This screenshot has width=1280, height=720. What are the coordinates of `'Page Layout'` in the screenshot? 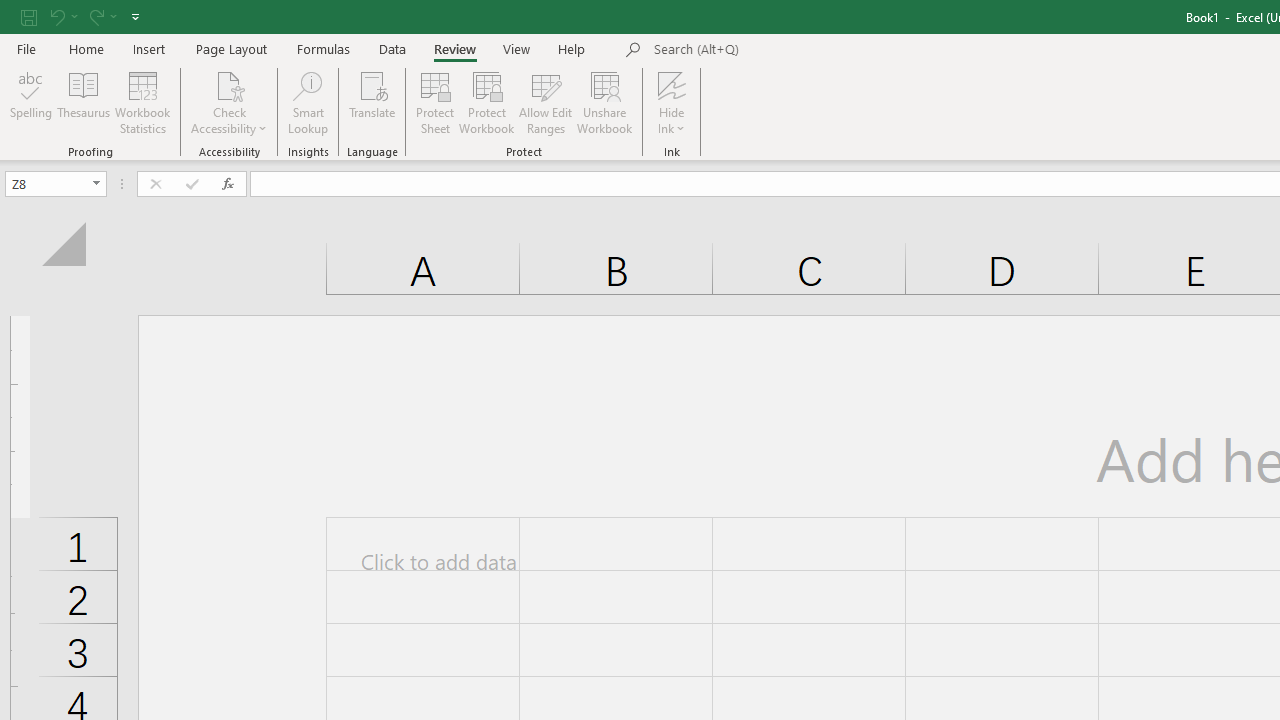 It's located at (231, 48).